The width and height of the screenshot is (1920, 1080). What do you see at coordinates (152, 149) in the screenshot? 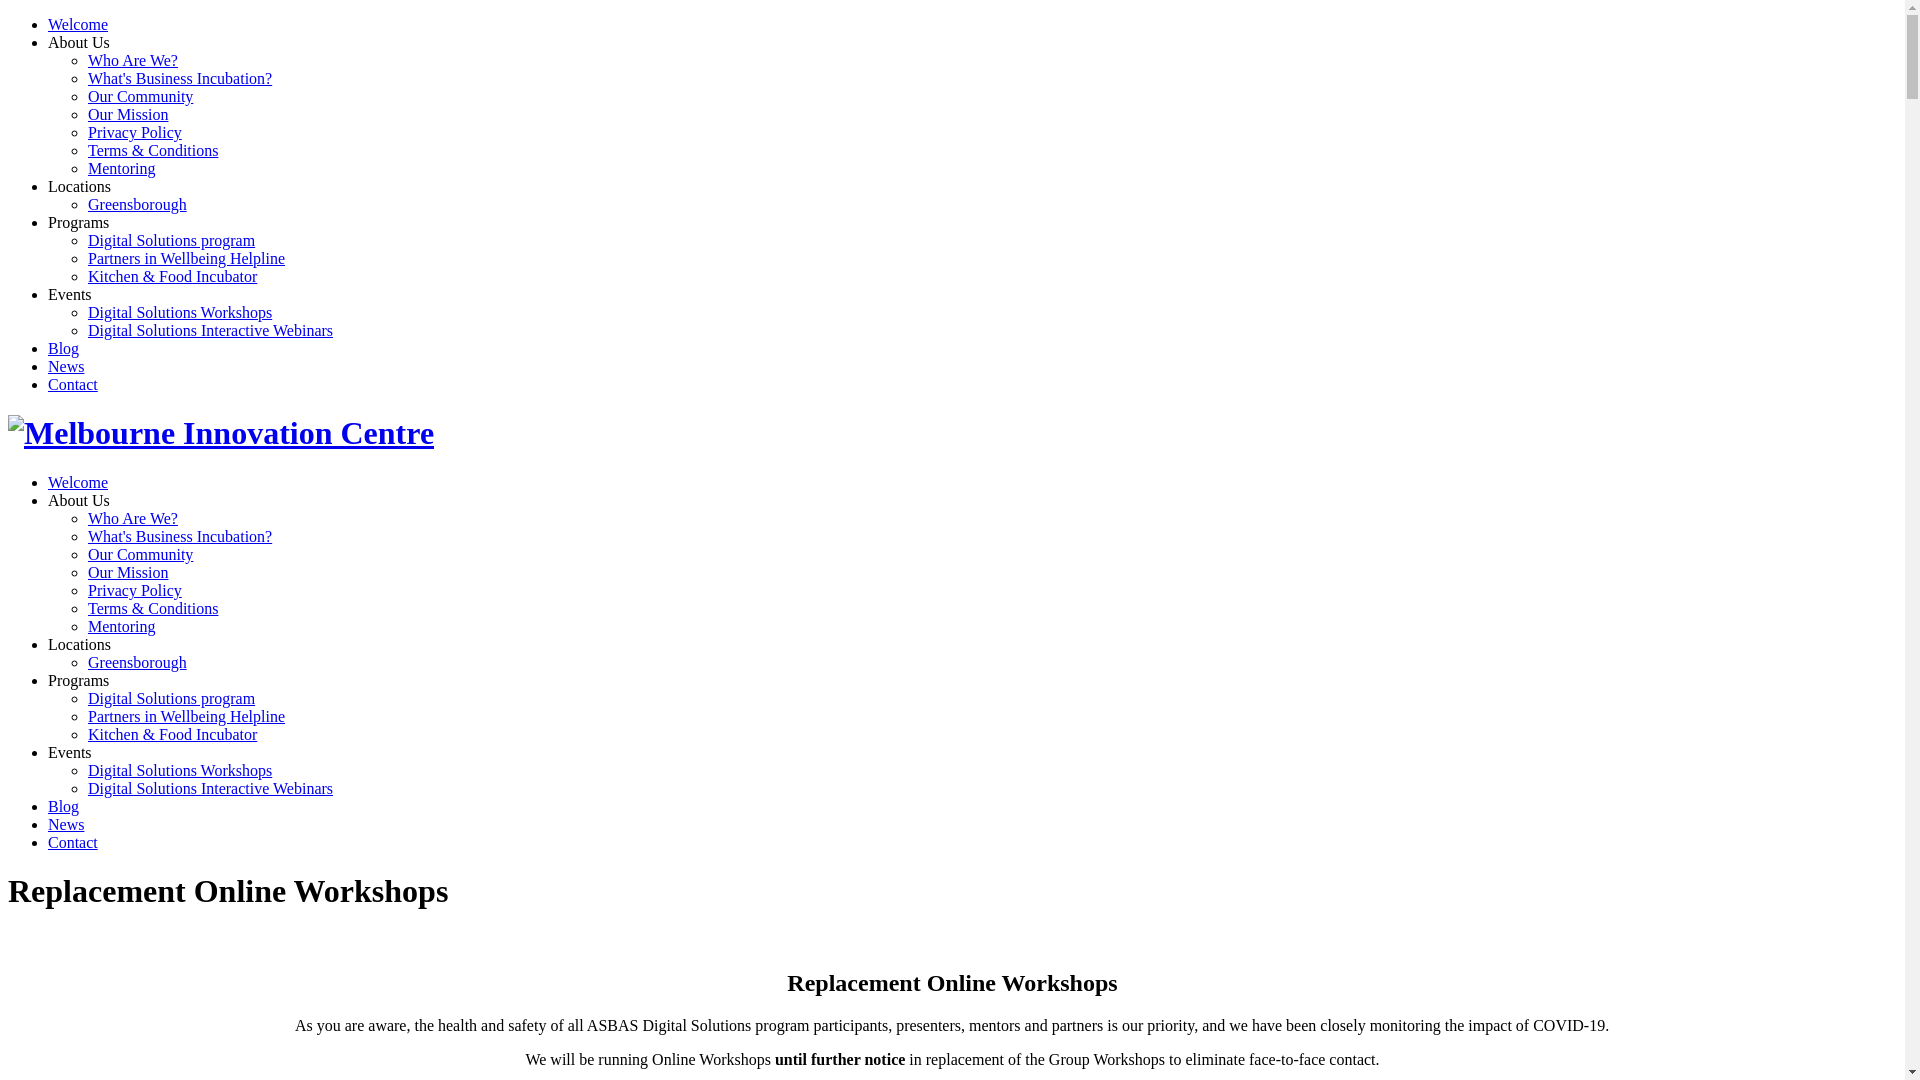
I see `'Terms & Conditions'` at bounding box center [152, 149].